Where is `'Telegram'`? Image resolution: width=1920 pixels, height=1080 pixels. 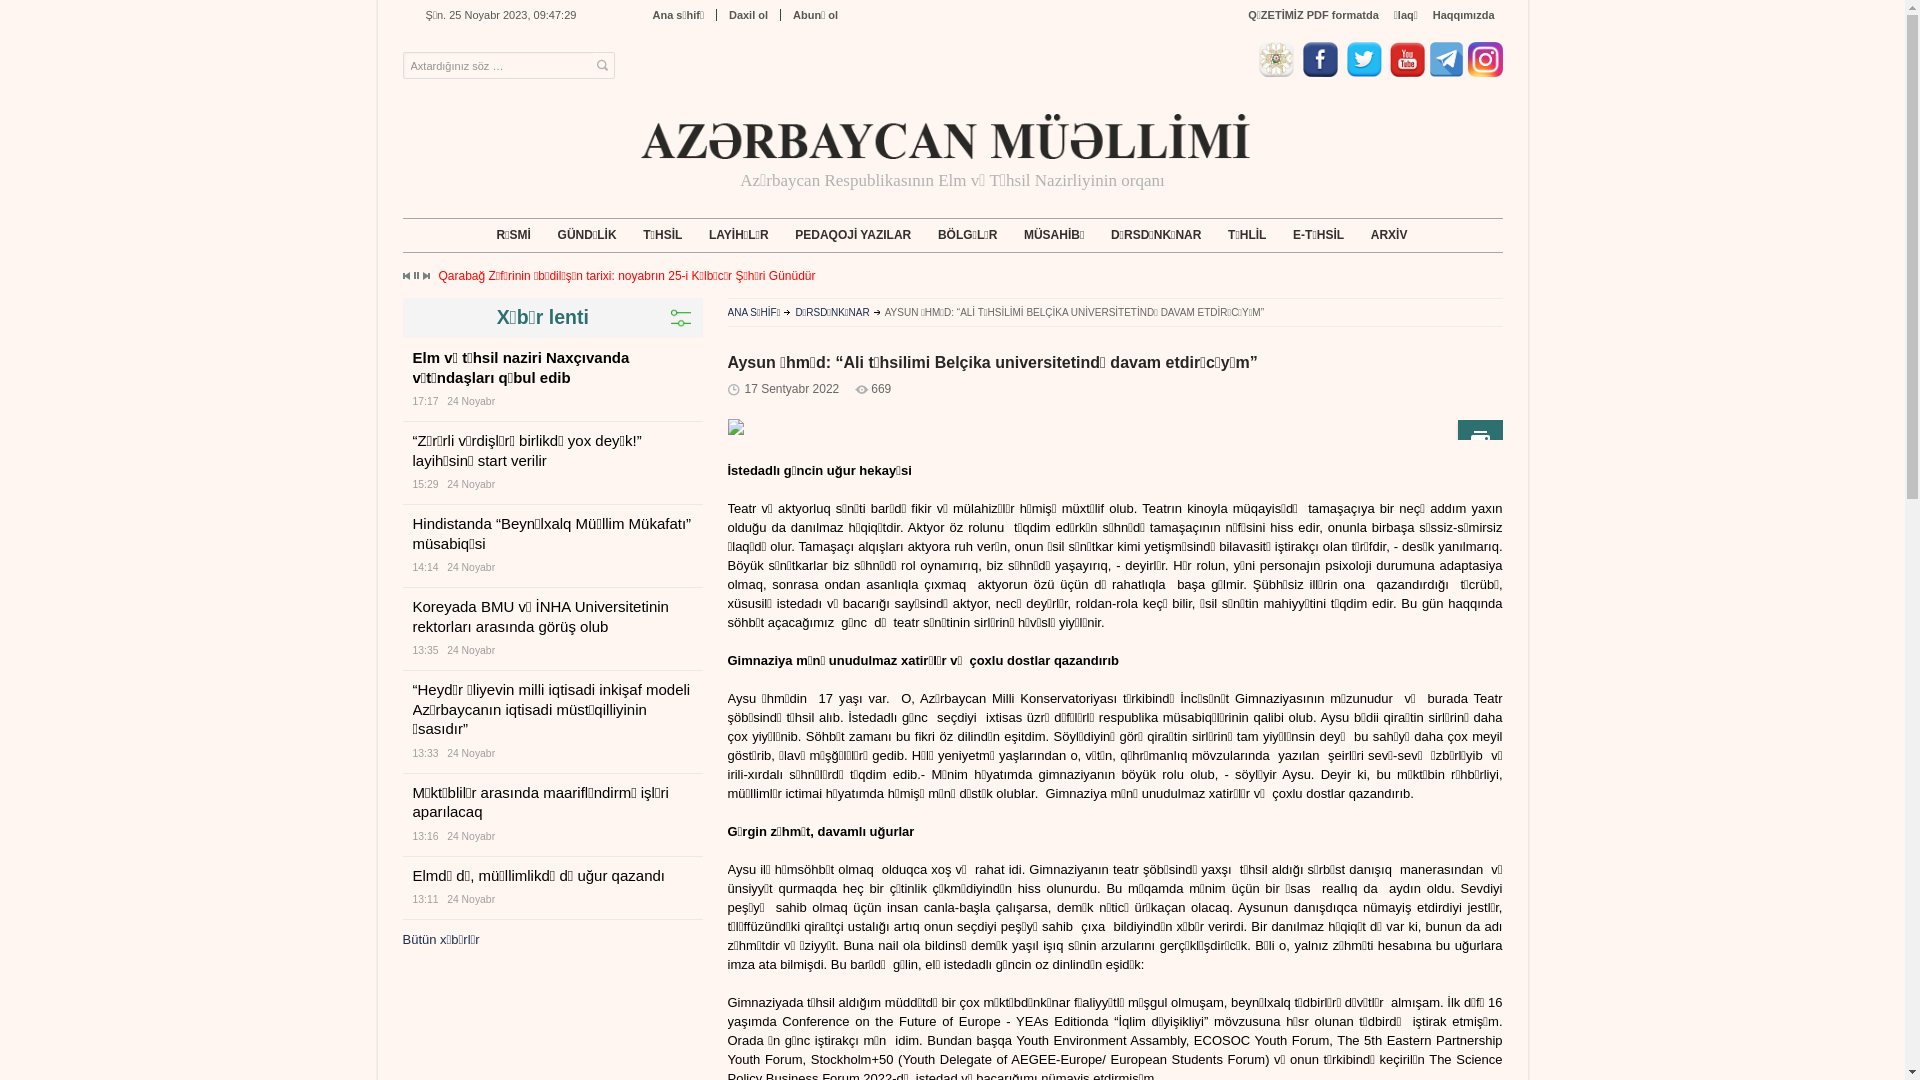 'Telegram' is located at coordinates (1446, 71).